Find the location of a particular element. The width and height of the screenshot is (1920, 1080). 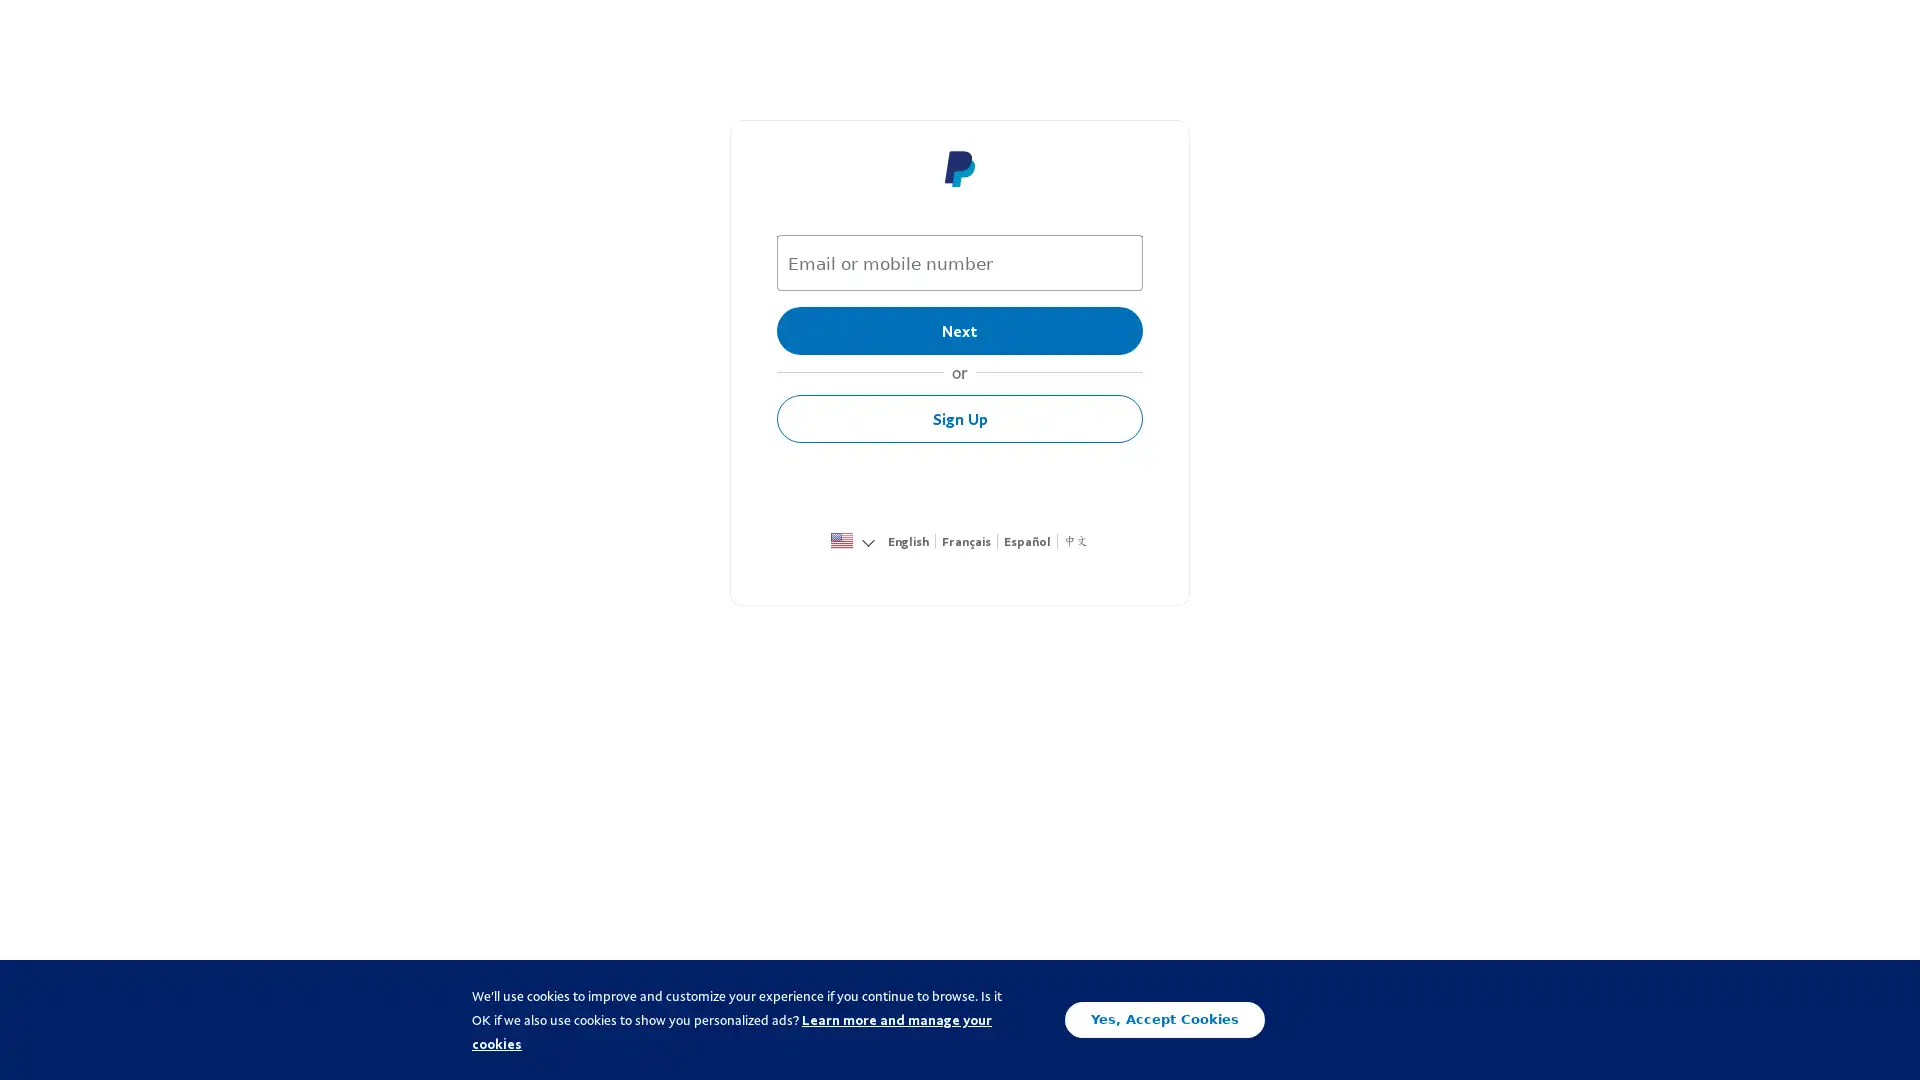

Next is located at coordinates (960, 330).